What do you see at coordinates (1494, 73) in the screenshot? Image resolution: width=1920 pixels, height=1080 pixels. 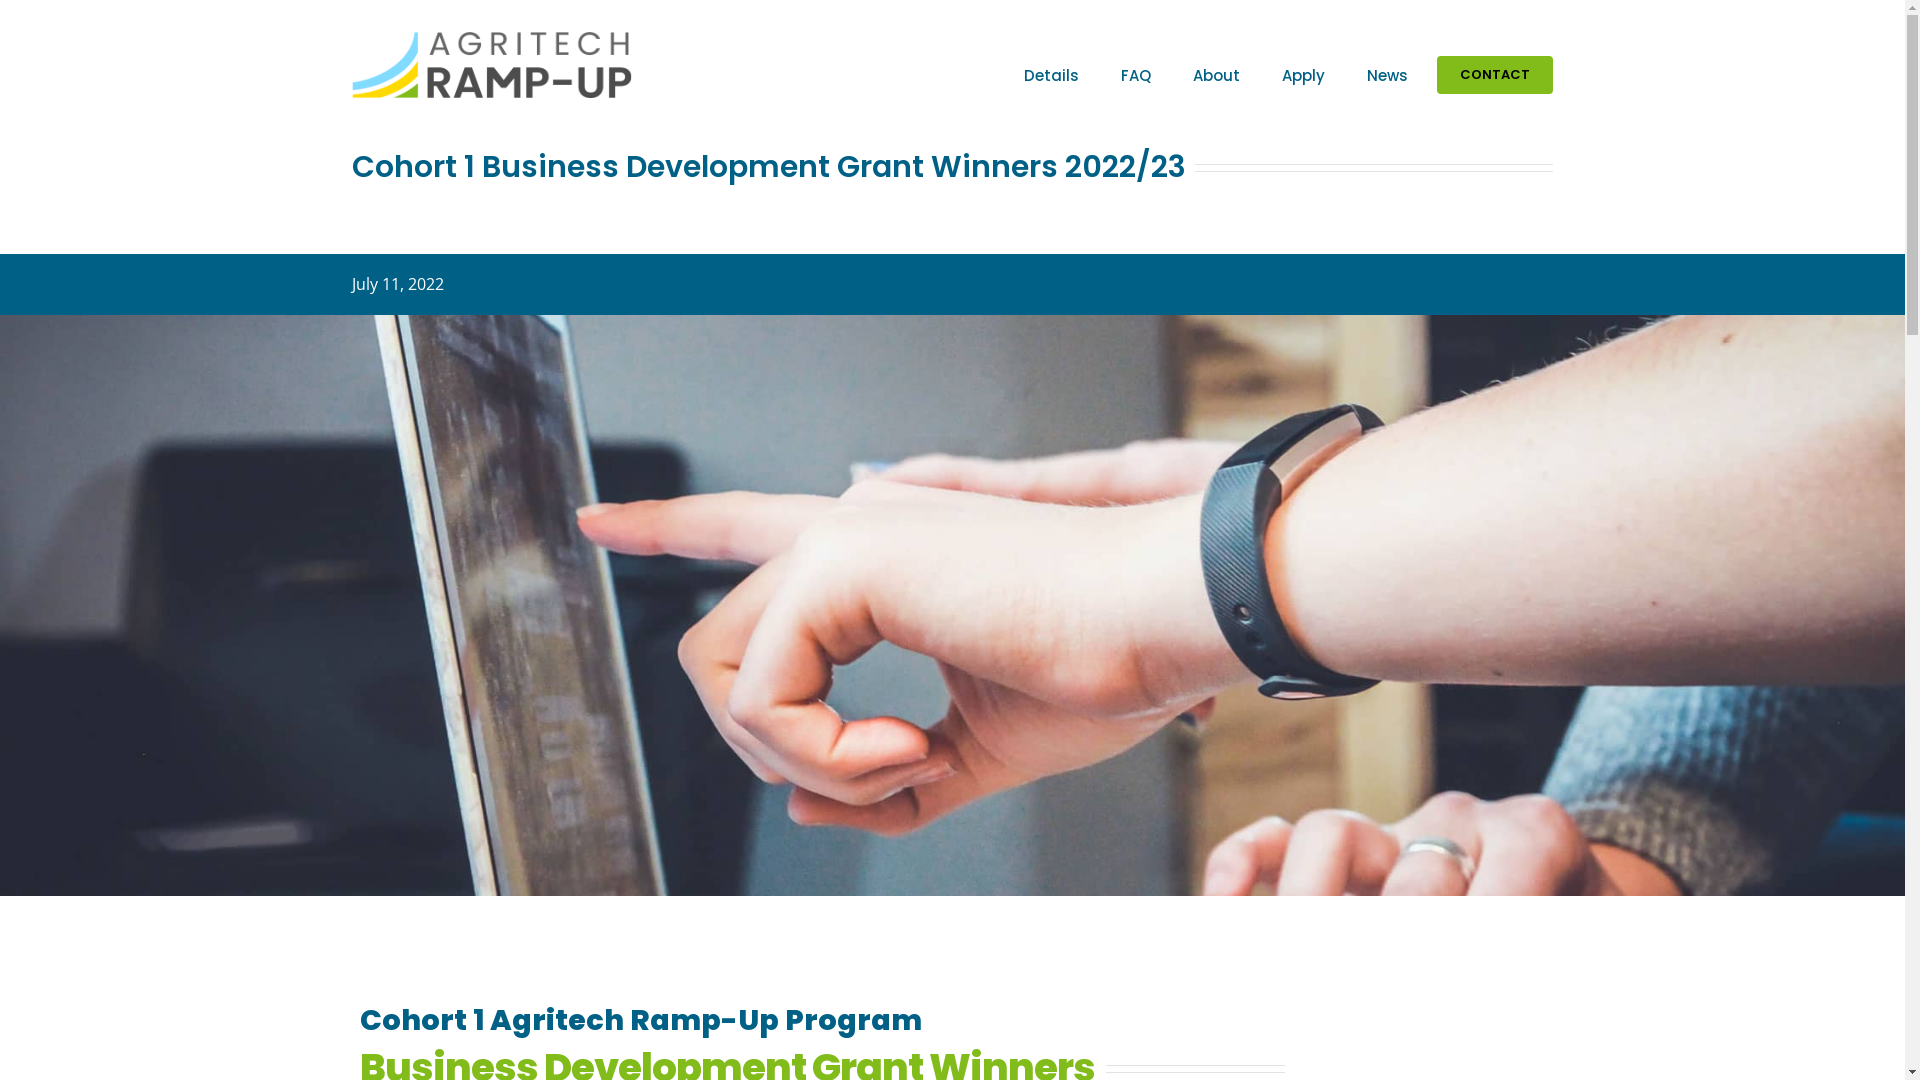 I see `'CONTACT'` at bounding box center [1494, 73].